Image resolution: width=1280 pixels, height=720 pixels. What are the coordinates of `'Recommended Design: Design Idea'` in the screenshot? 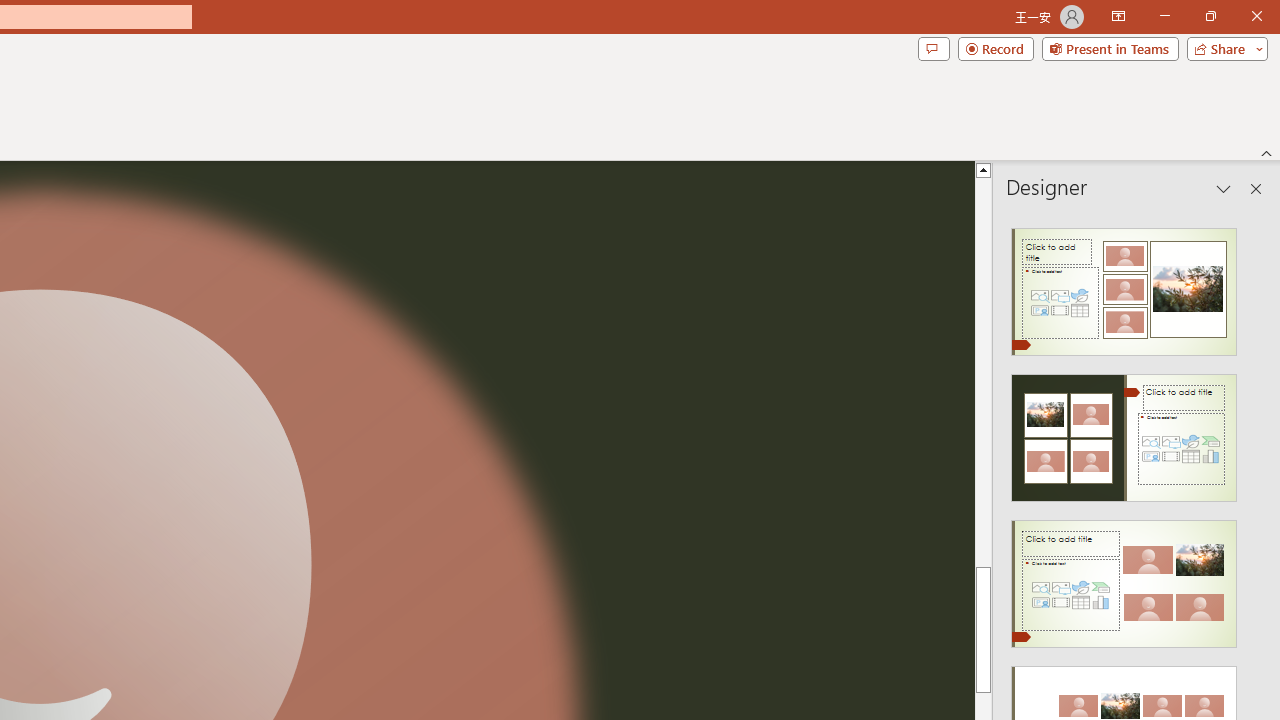 It's located at (1124, 286).